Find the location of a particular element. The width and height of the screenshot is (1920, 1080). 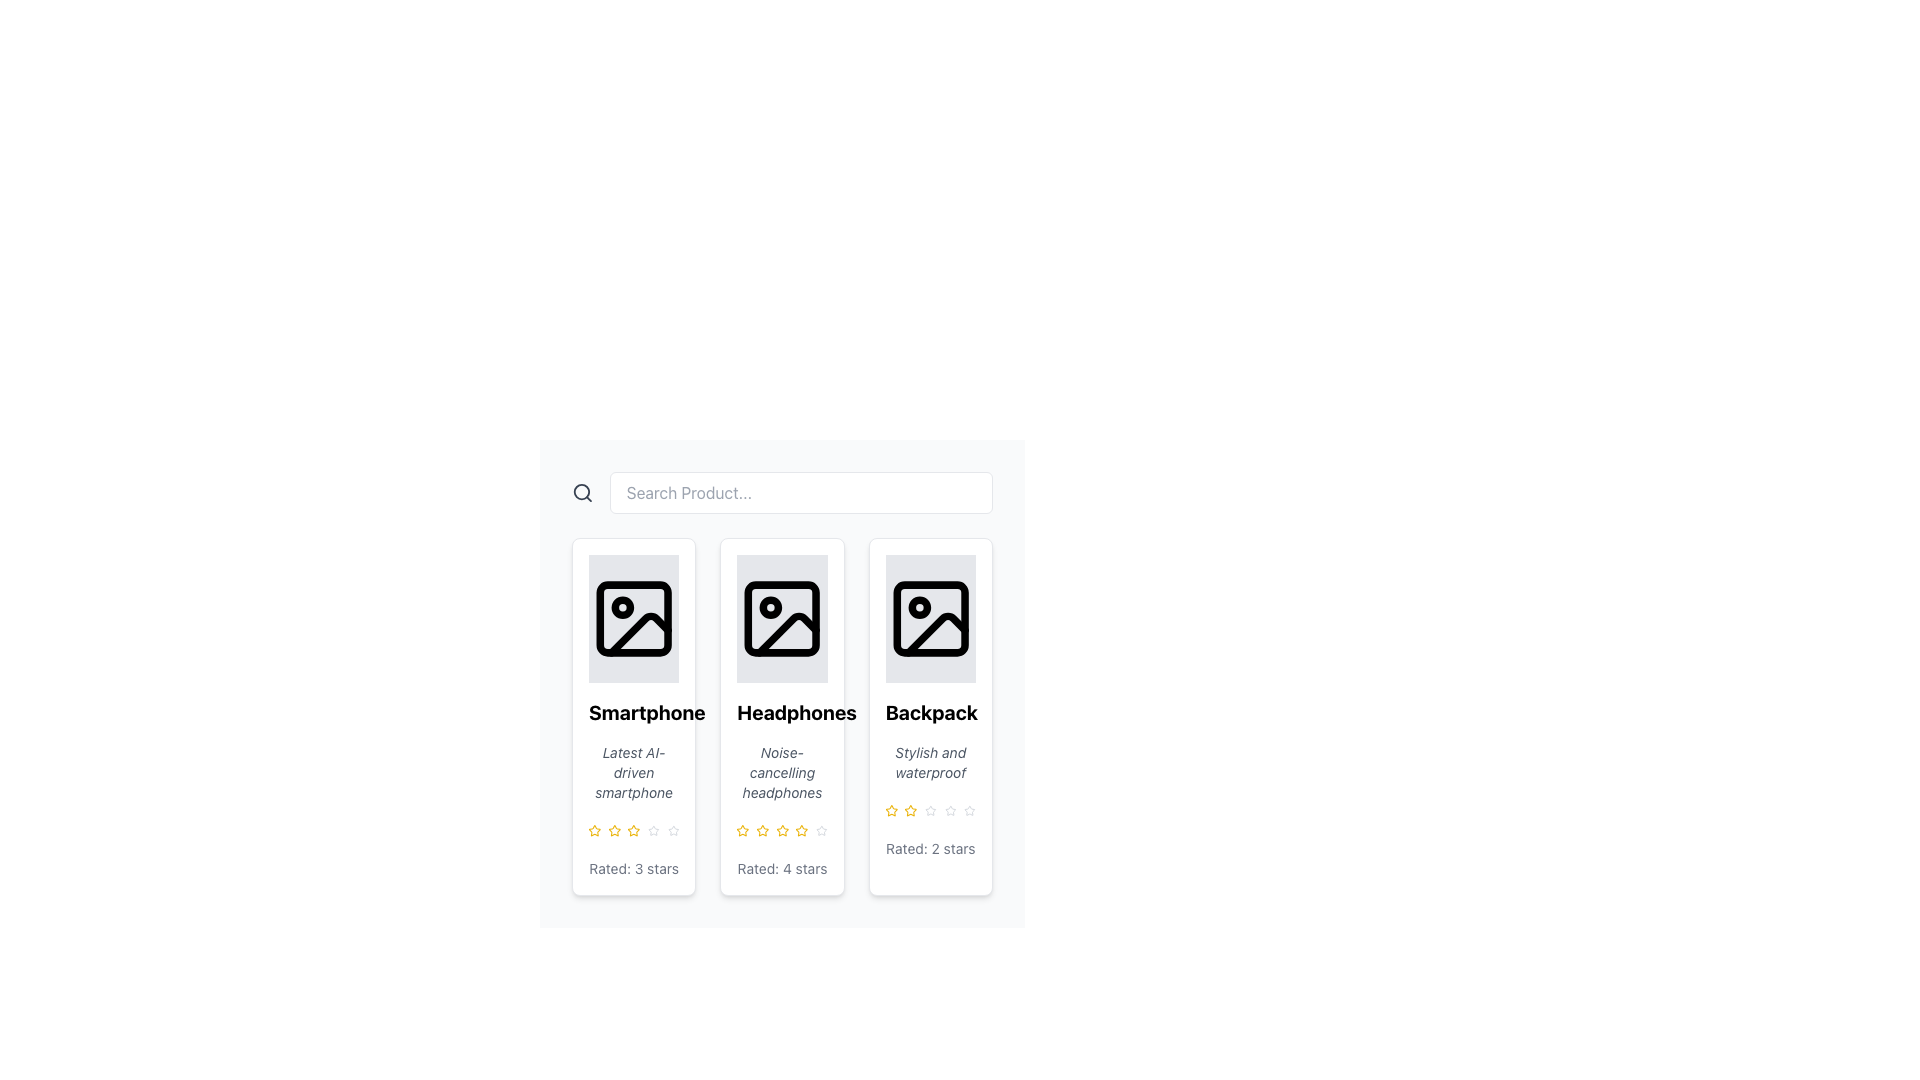

the image placeholder icon at the top of the product card labeled 'Backpack', which is styled with black lines on a light gray background is located at coordinates (929, 617).